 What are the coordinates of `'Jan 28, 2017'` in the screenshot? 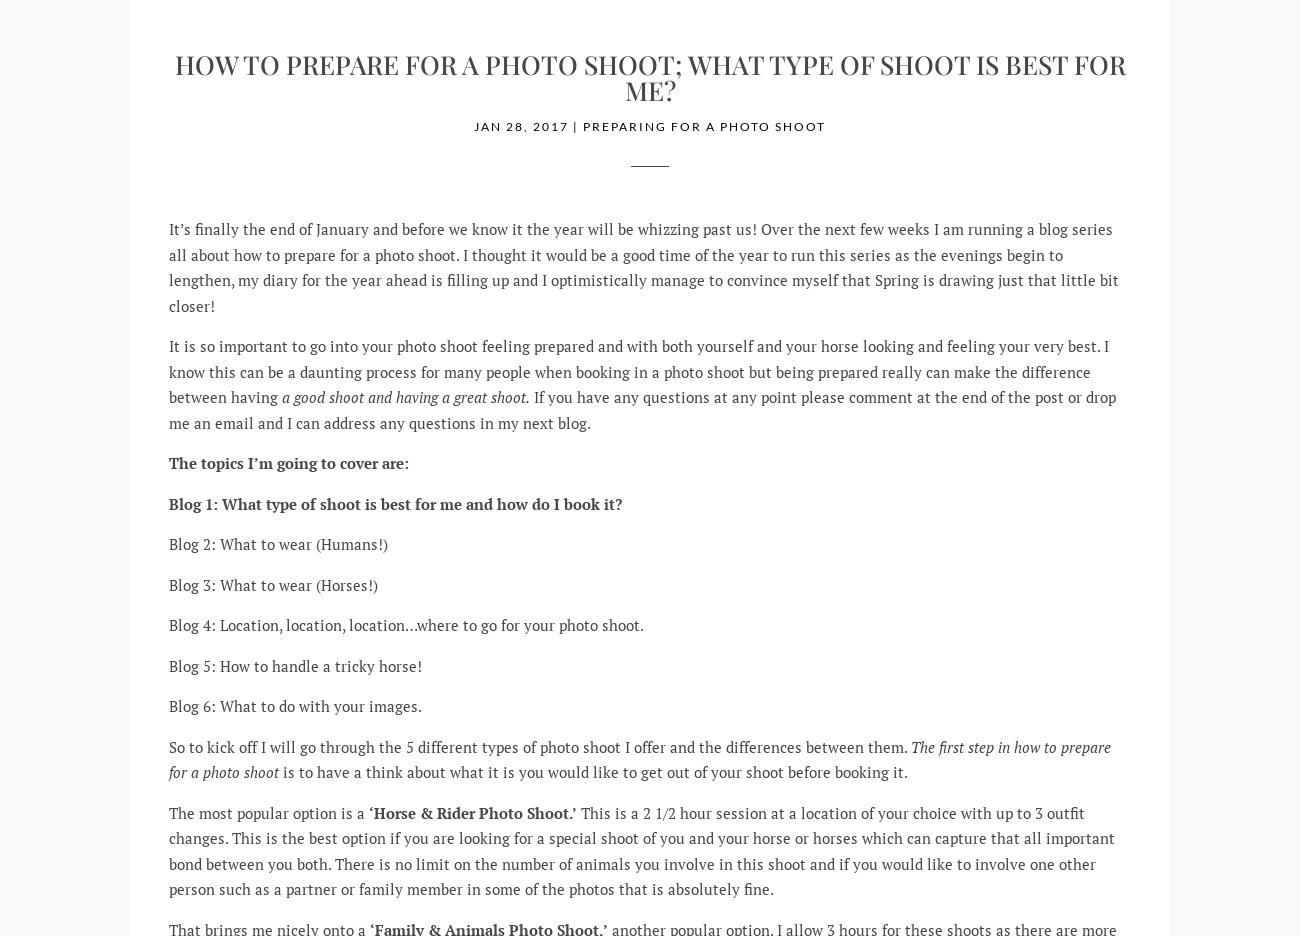 It's located at (472, 126).